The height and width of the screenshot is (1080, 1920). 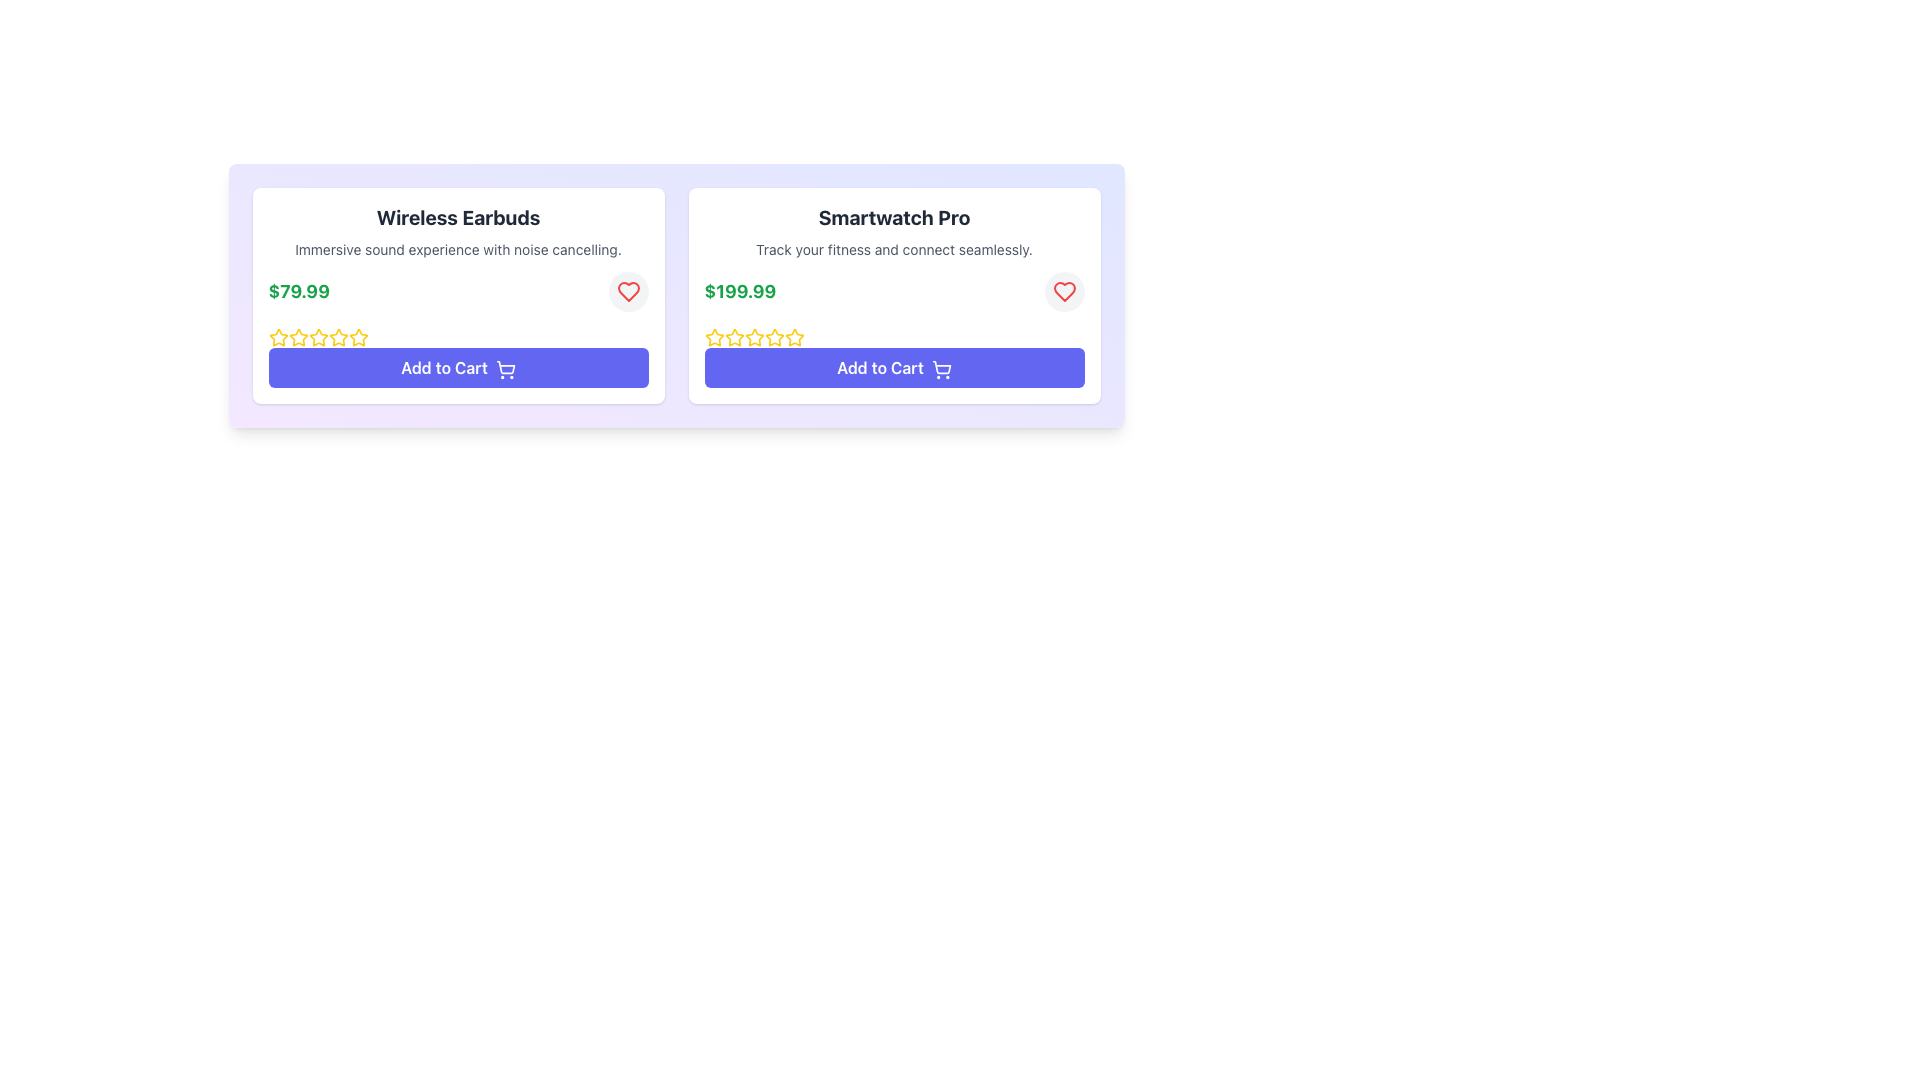 What do you see at coordinates (940, 369) in the screenshot?
I see `the shopping cart icon located at the right end of the 'Add to Cart' button for the 'Smartwatch Pro' product as a visual indicator` at bounding box center [940, 369].